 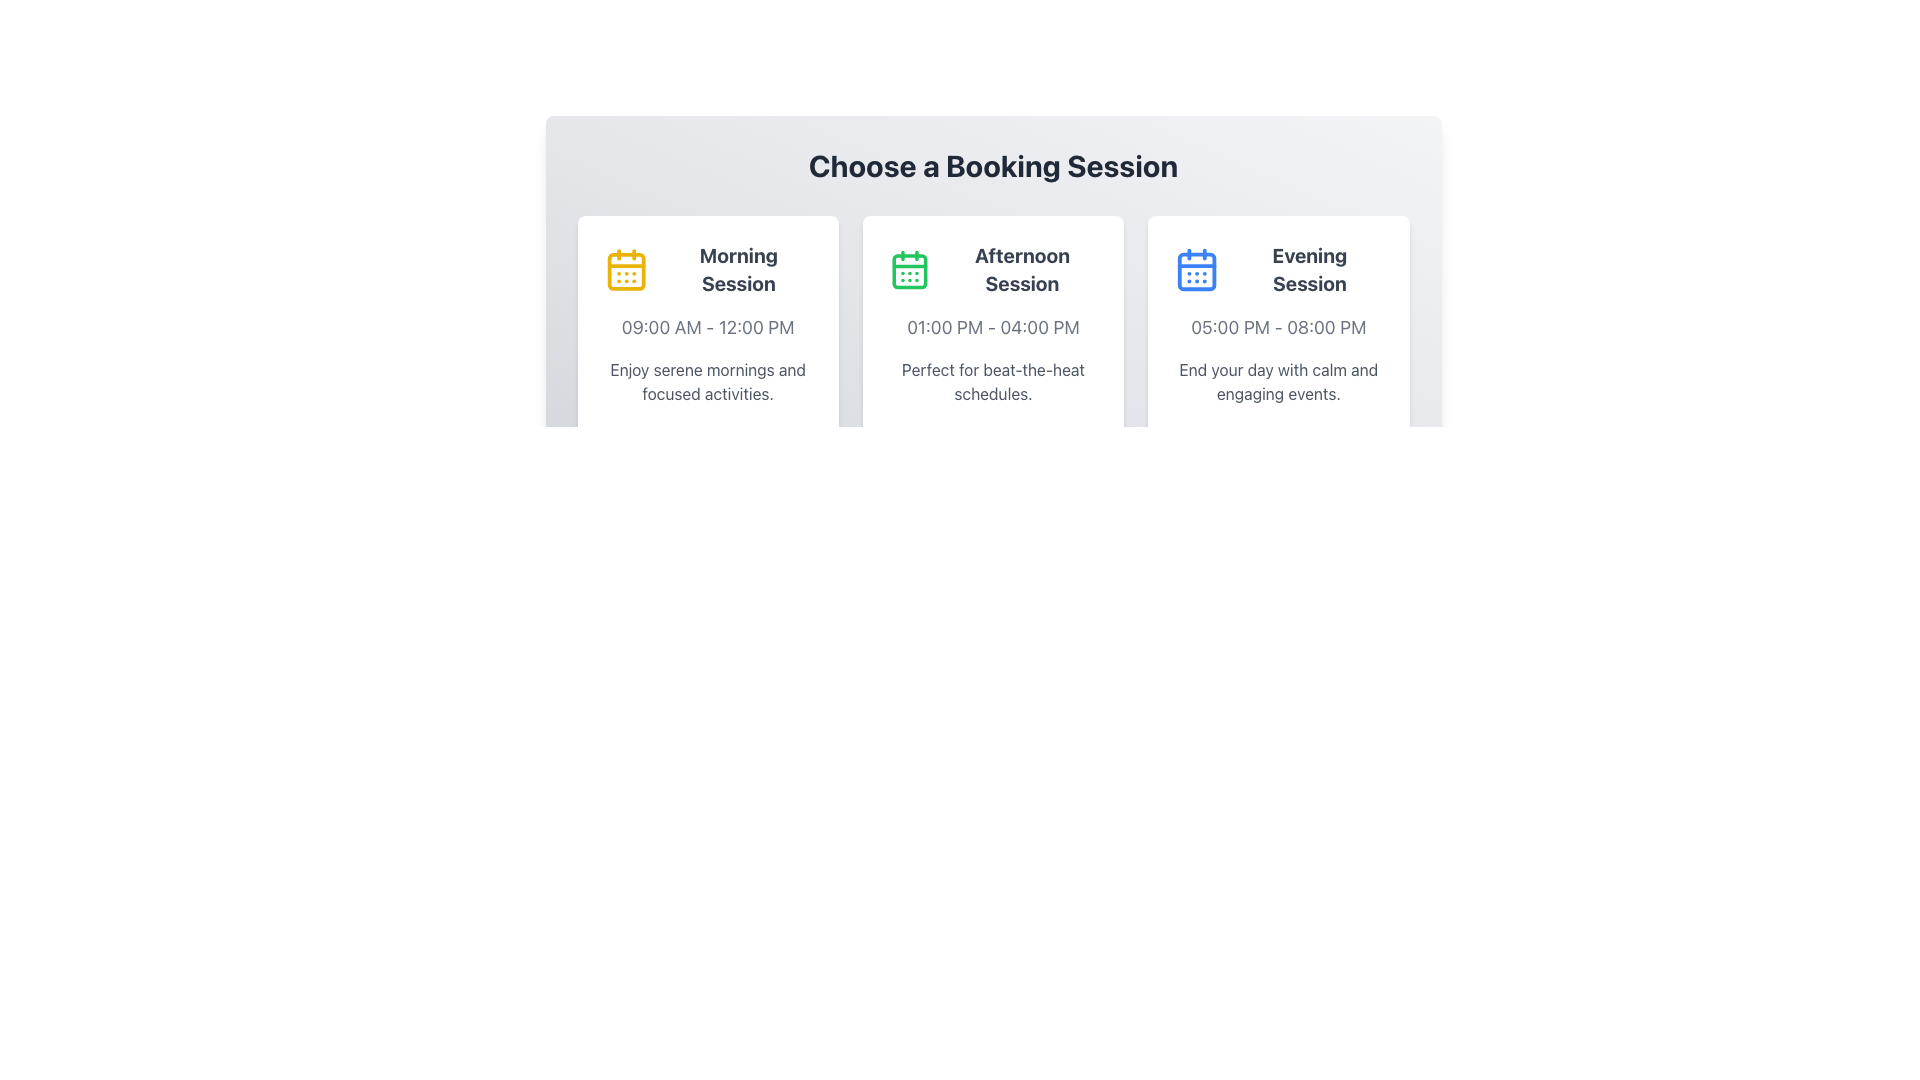 I want to click on text label 'Evening Session' which is located in the header section of the booking sessions layout, positioned to the right of the 'Afternoon Session', so click(x=1277, y=270).